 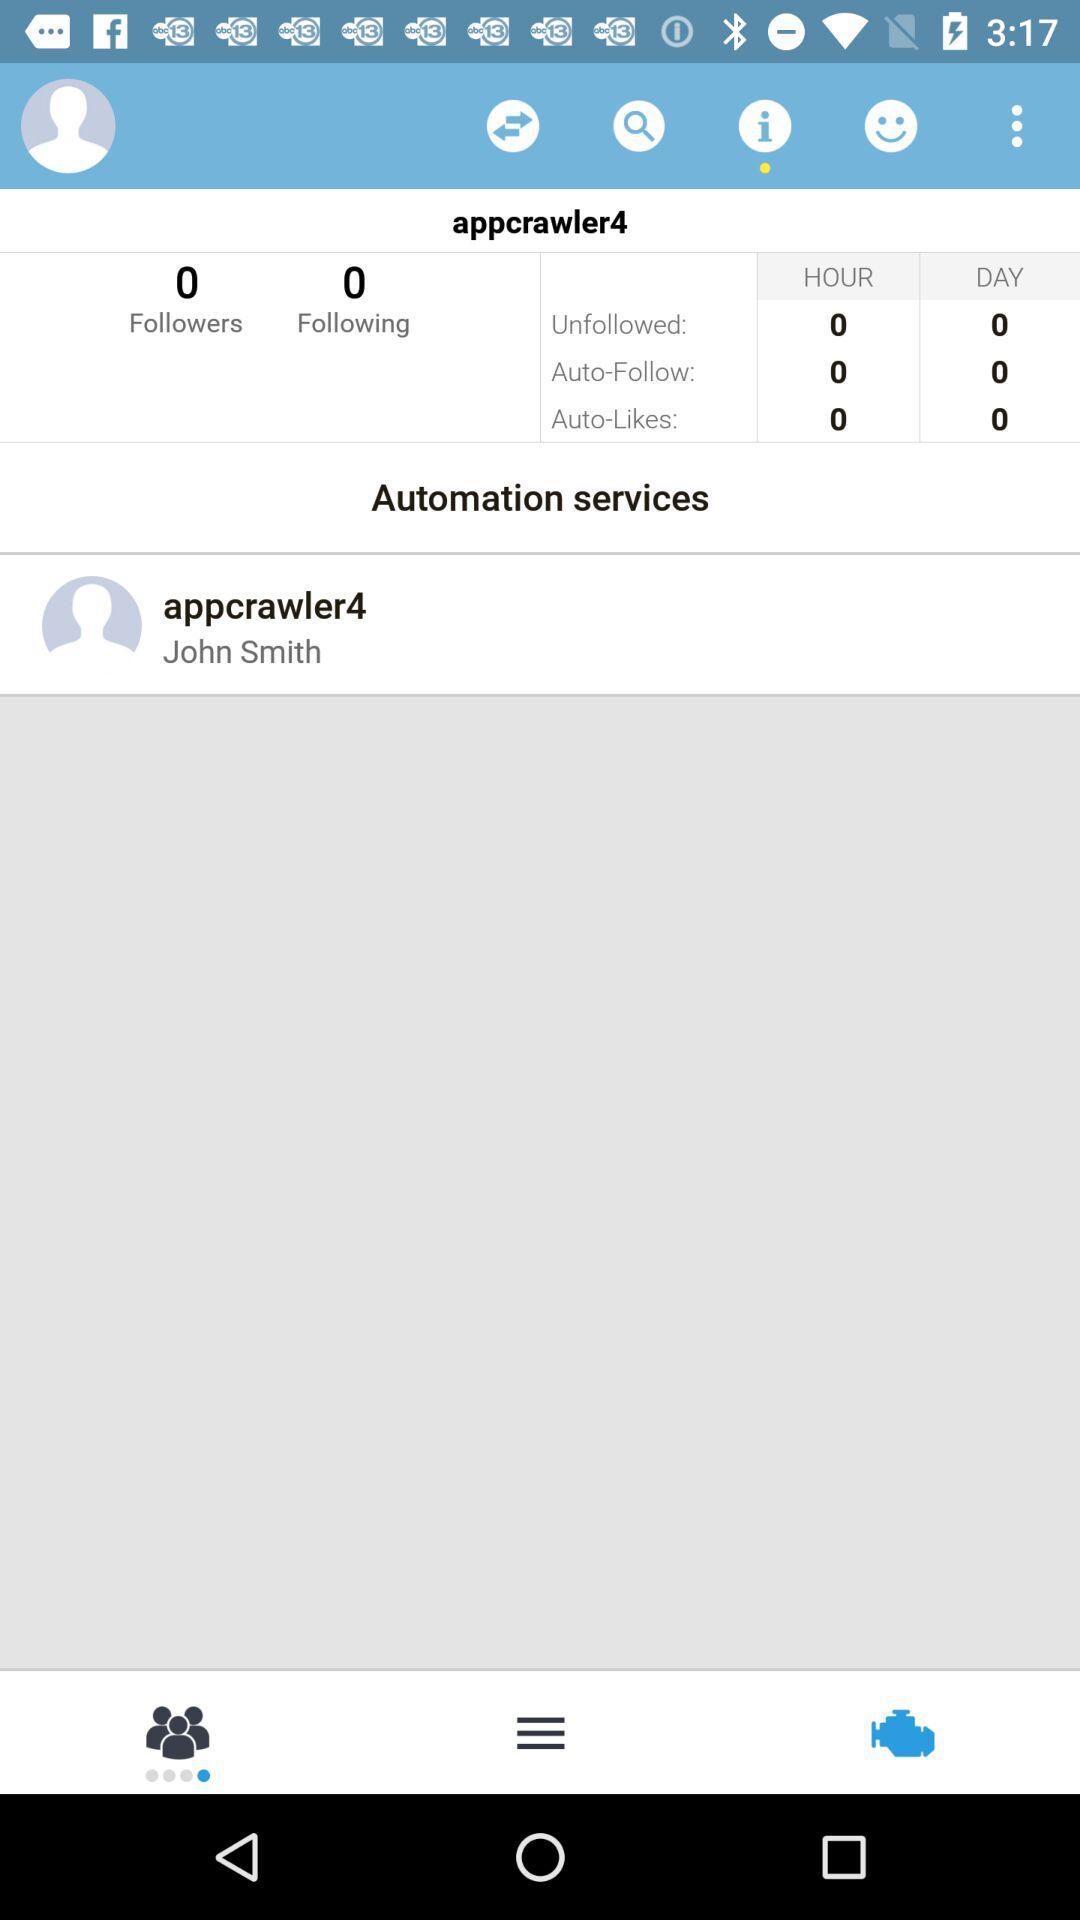 I want to click on additional info on app, so click(x=764, y=124).